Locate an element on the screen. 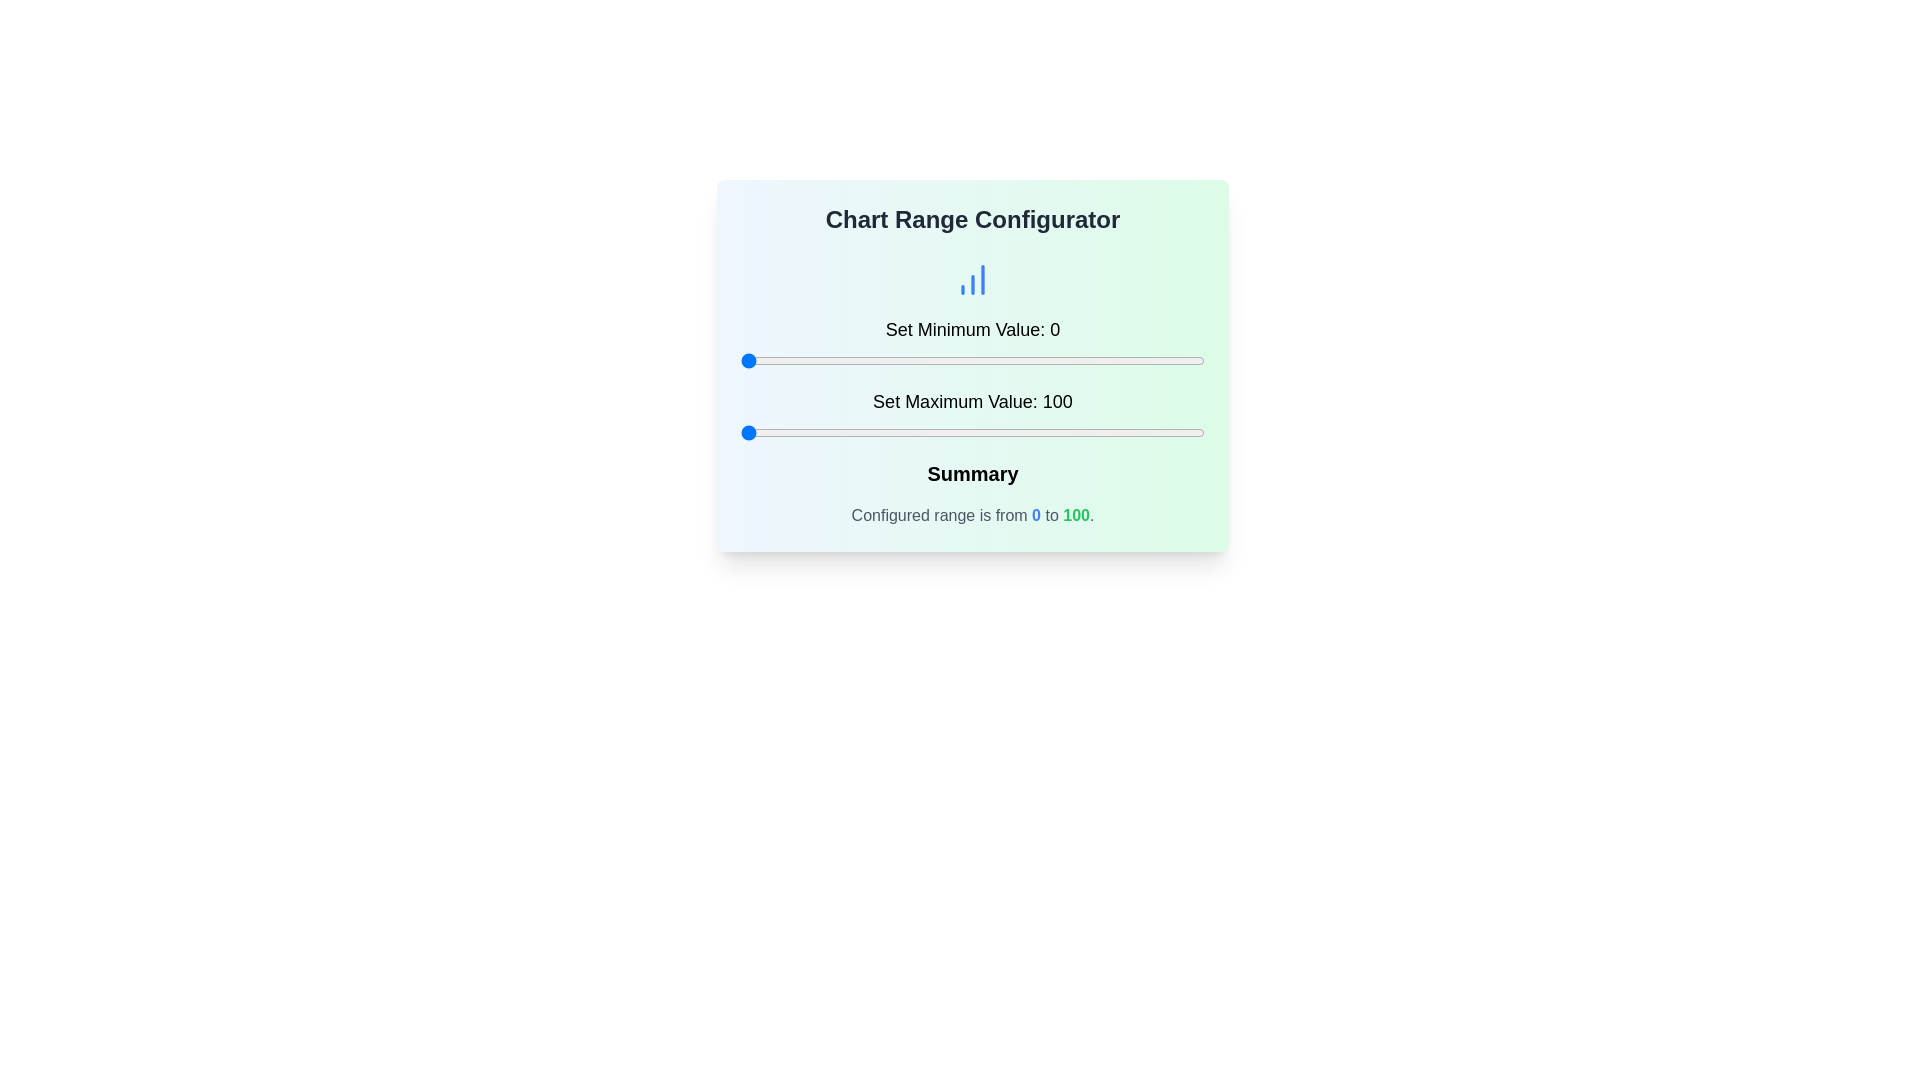  the minimum value slider to set the value to 23 is located at coordinates (847, 361).